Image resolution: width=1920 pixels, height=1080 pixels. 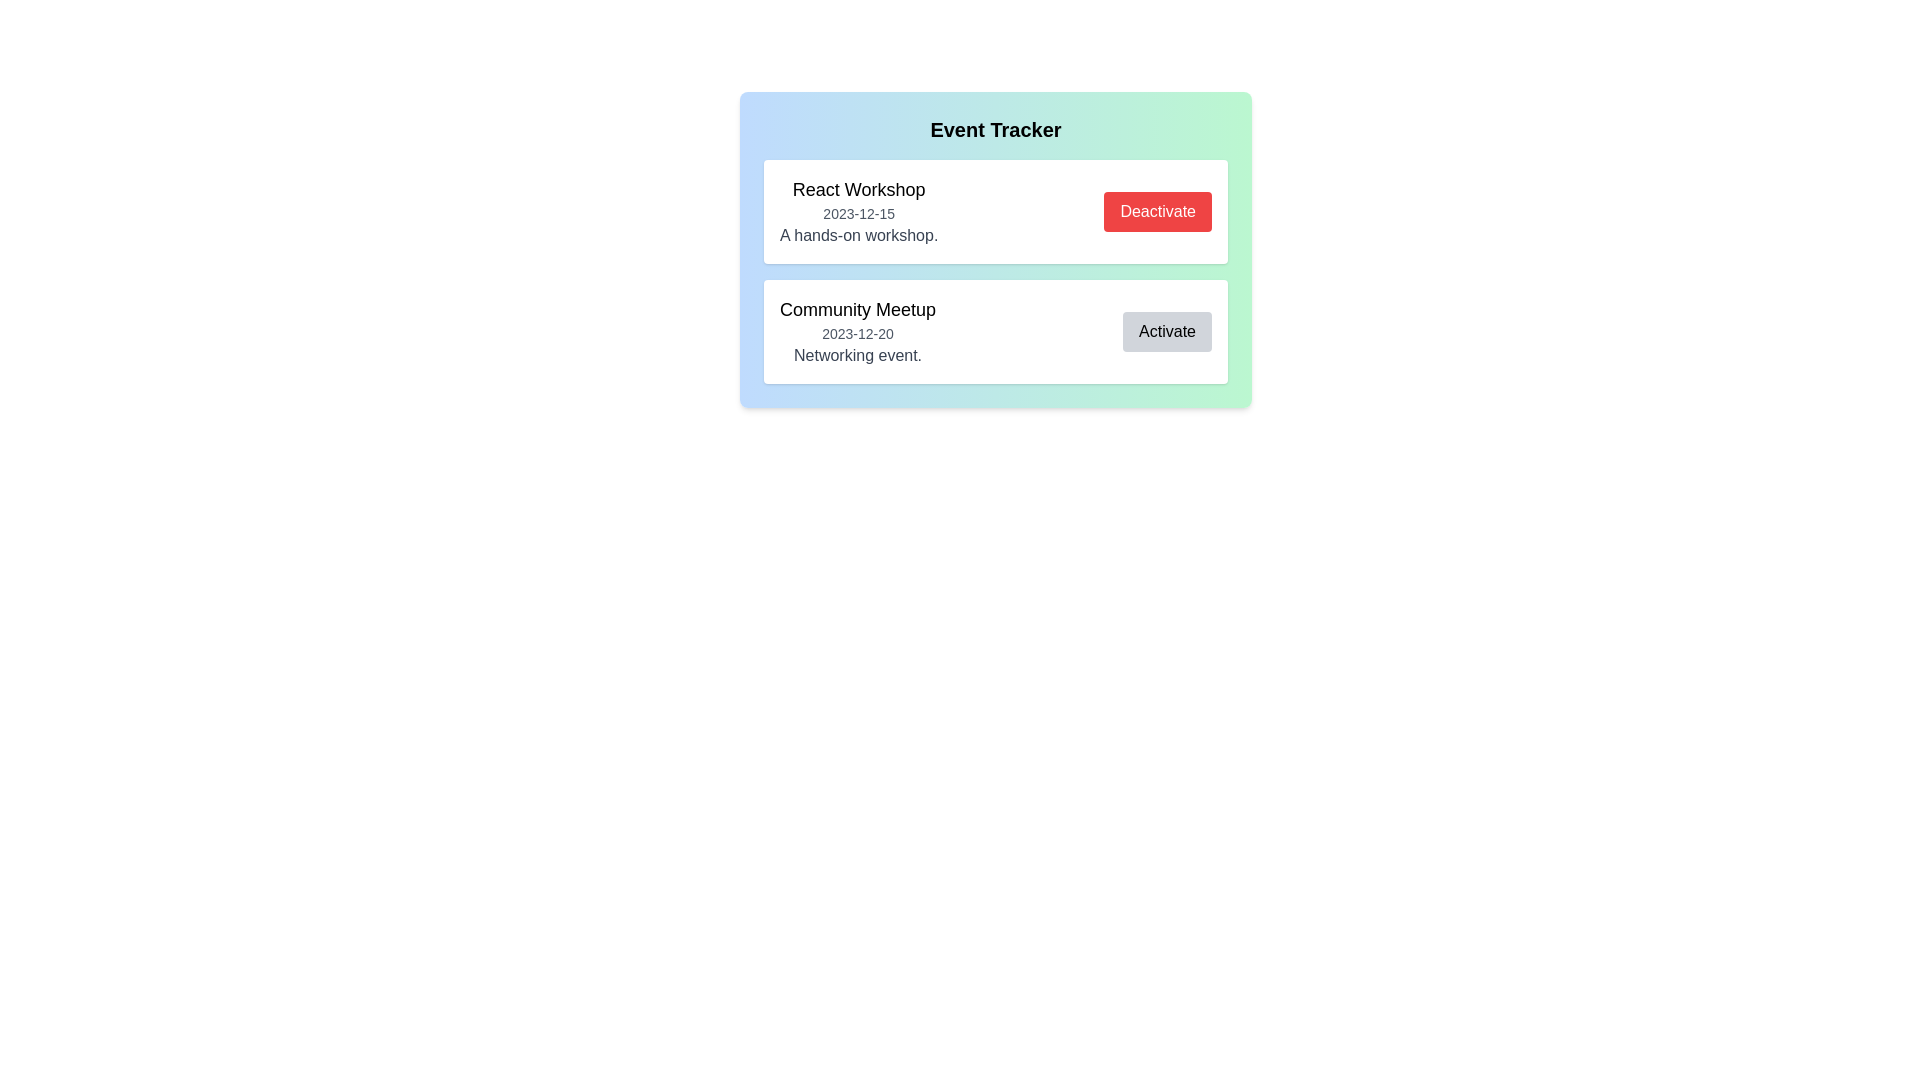 What do you see at coordinates (1167, 330) in the screenshot?
I see `the button labeled Activate to toggle the event's activation status` at bounding box center [1167, 330].